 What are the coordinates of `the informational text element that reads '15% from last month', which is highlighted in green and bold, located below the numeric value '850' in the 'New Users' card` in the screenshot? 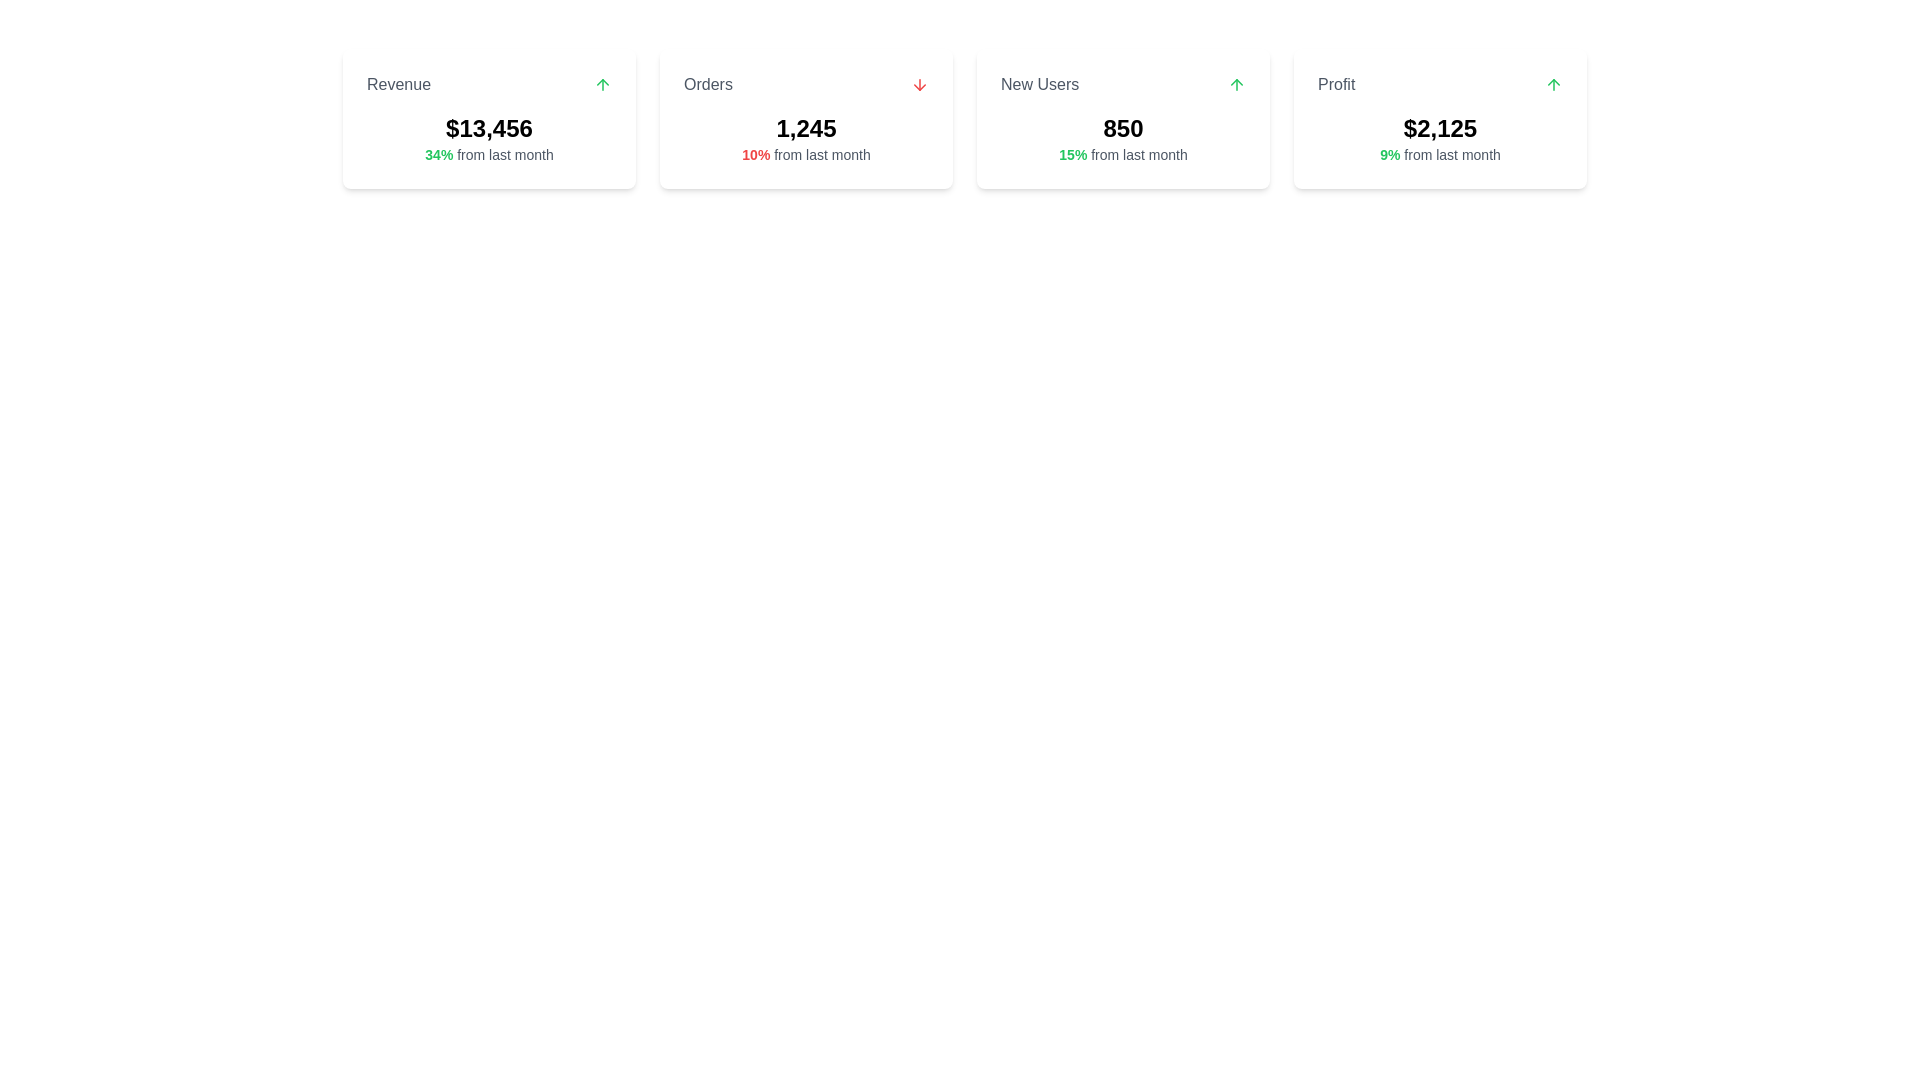 It's located at (1123, 153).